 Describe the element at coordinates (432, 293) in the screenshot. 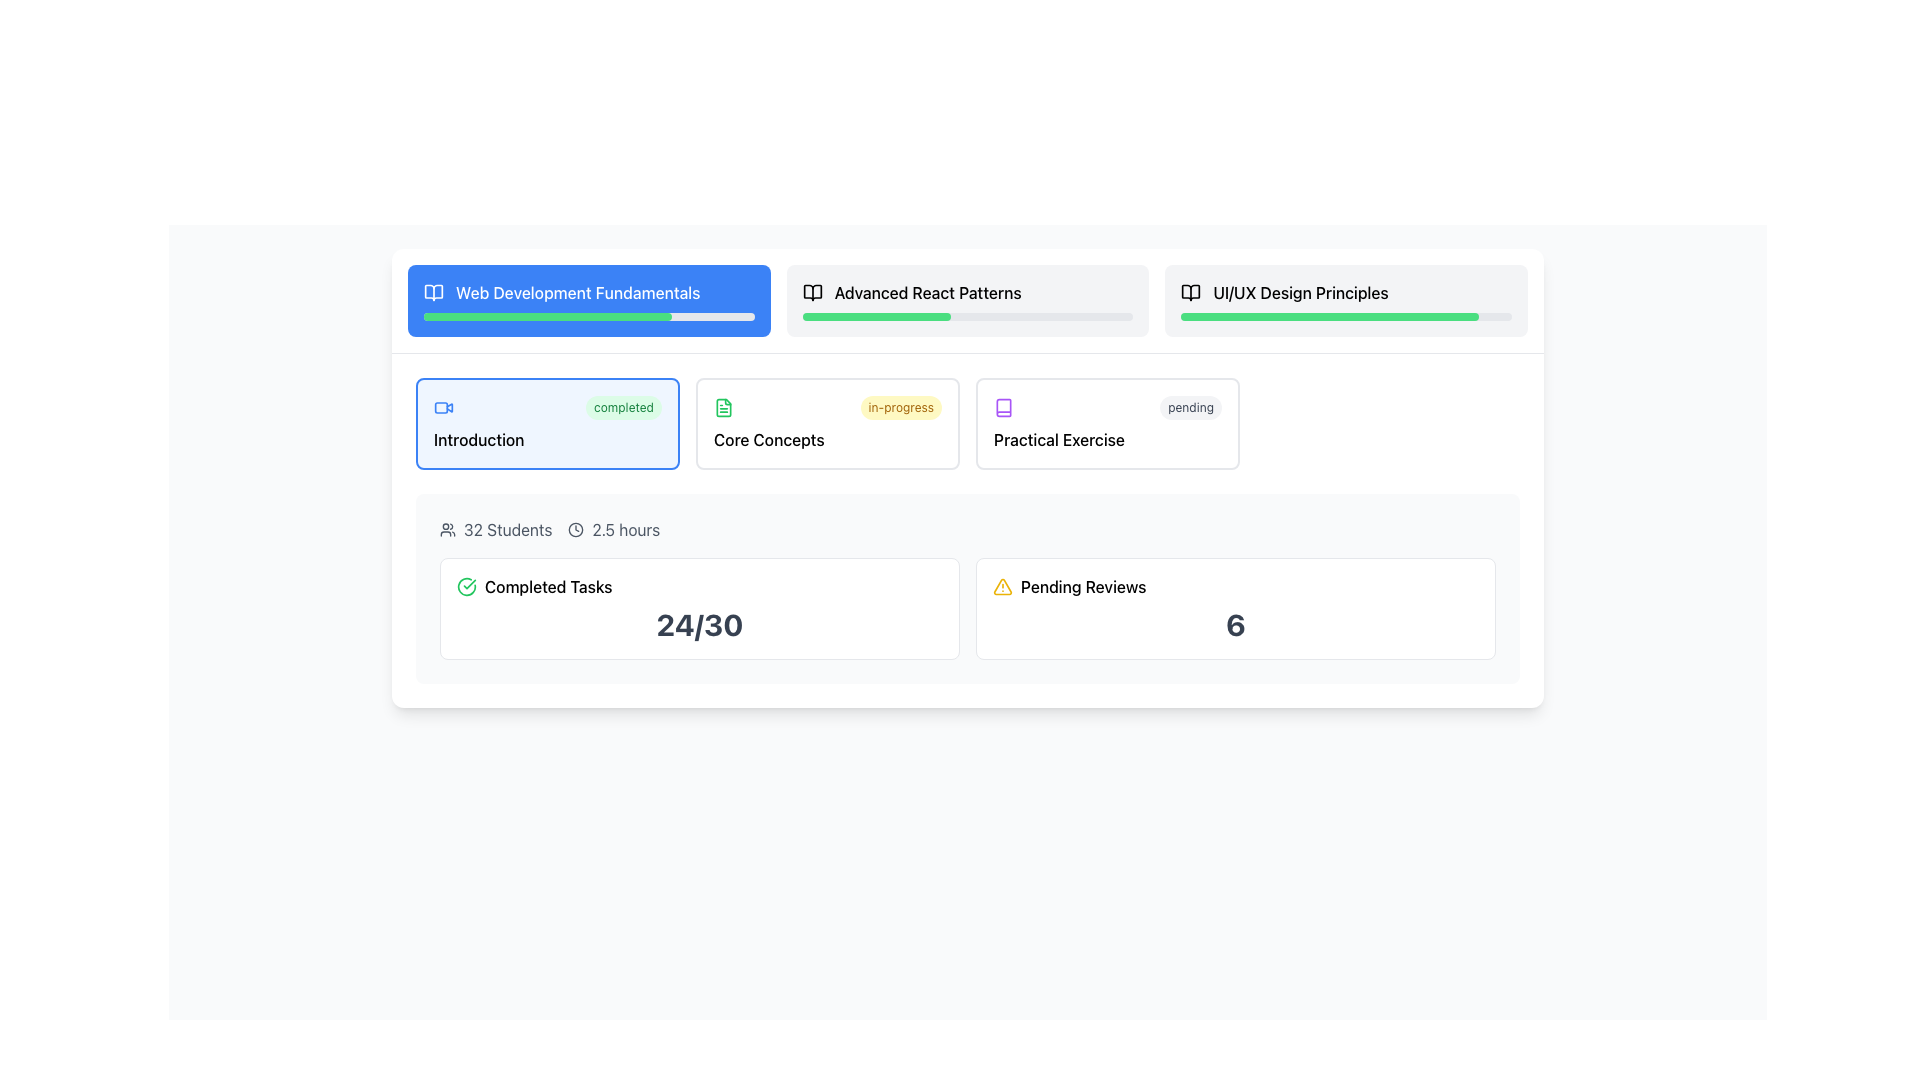

I see `the book icon located to the far left of the 'Web Development Fundamentals' title bar, which serves as a visual indicator for the course` at that location.